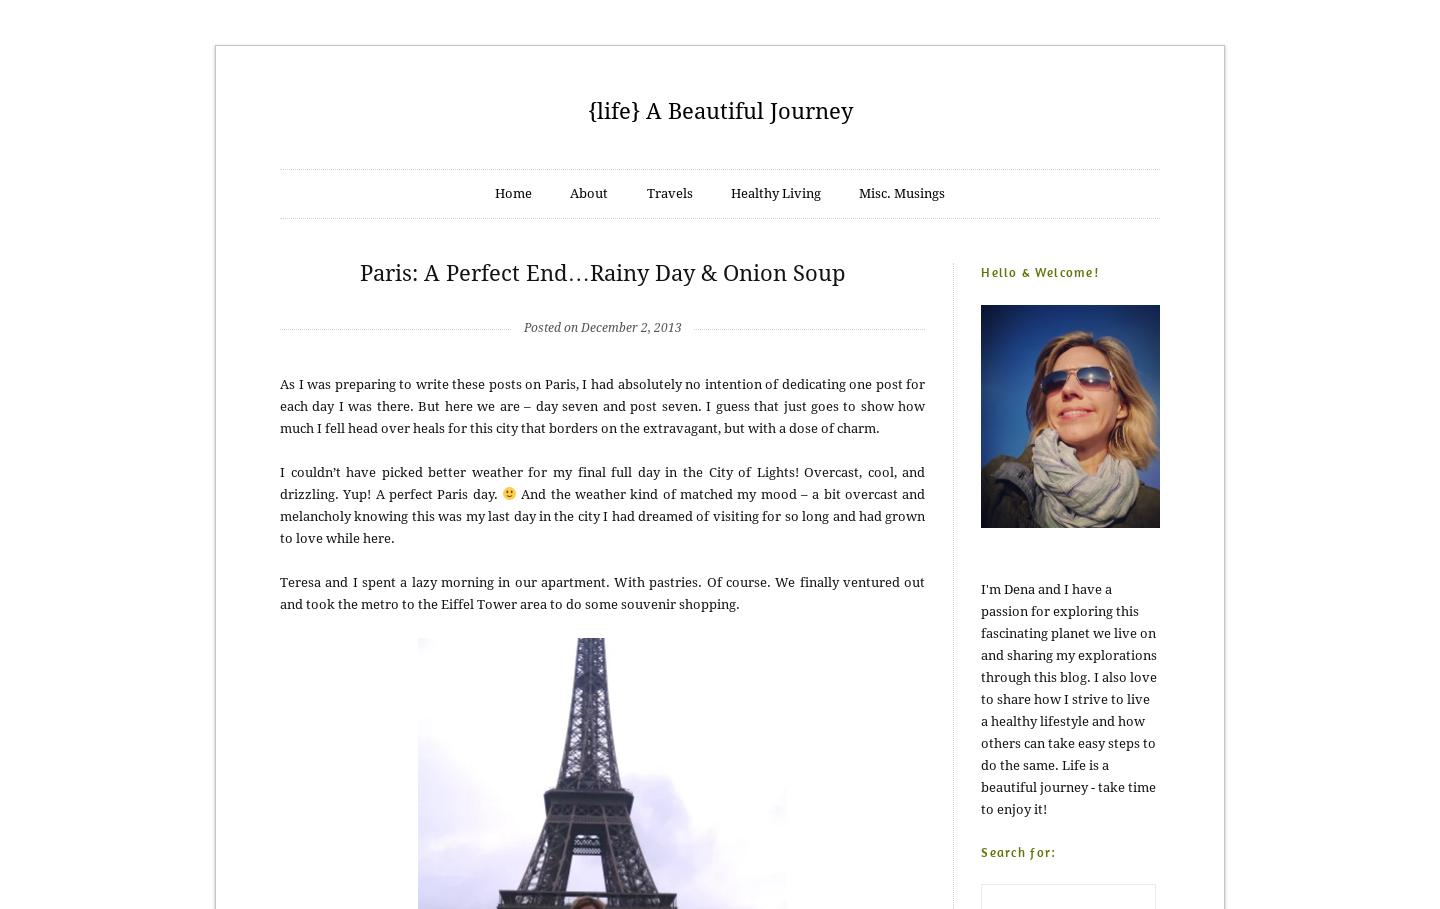 The image size is (1440, 909). What do you see at coordinates (601, 273) in the screenshot?
I see `'Paris: A Perfect End…Rainy Day & Onion Soup'` at bounding box center [601, 273].